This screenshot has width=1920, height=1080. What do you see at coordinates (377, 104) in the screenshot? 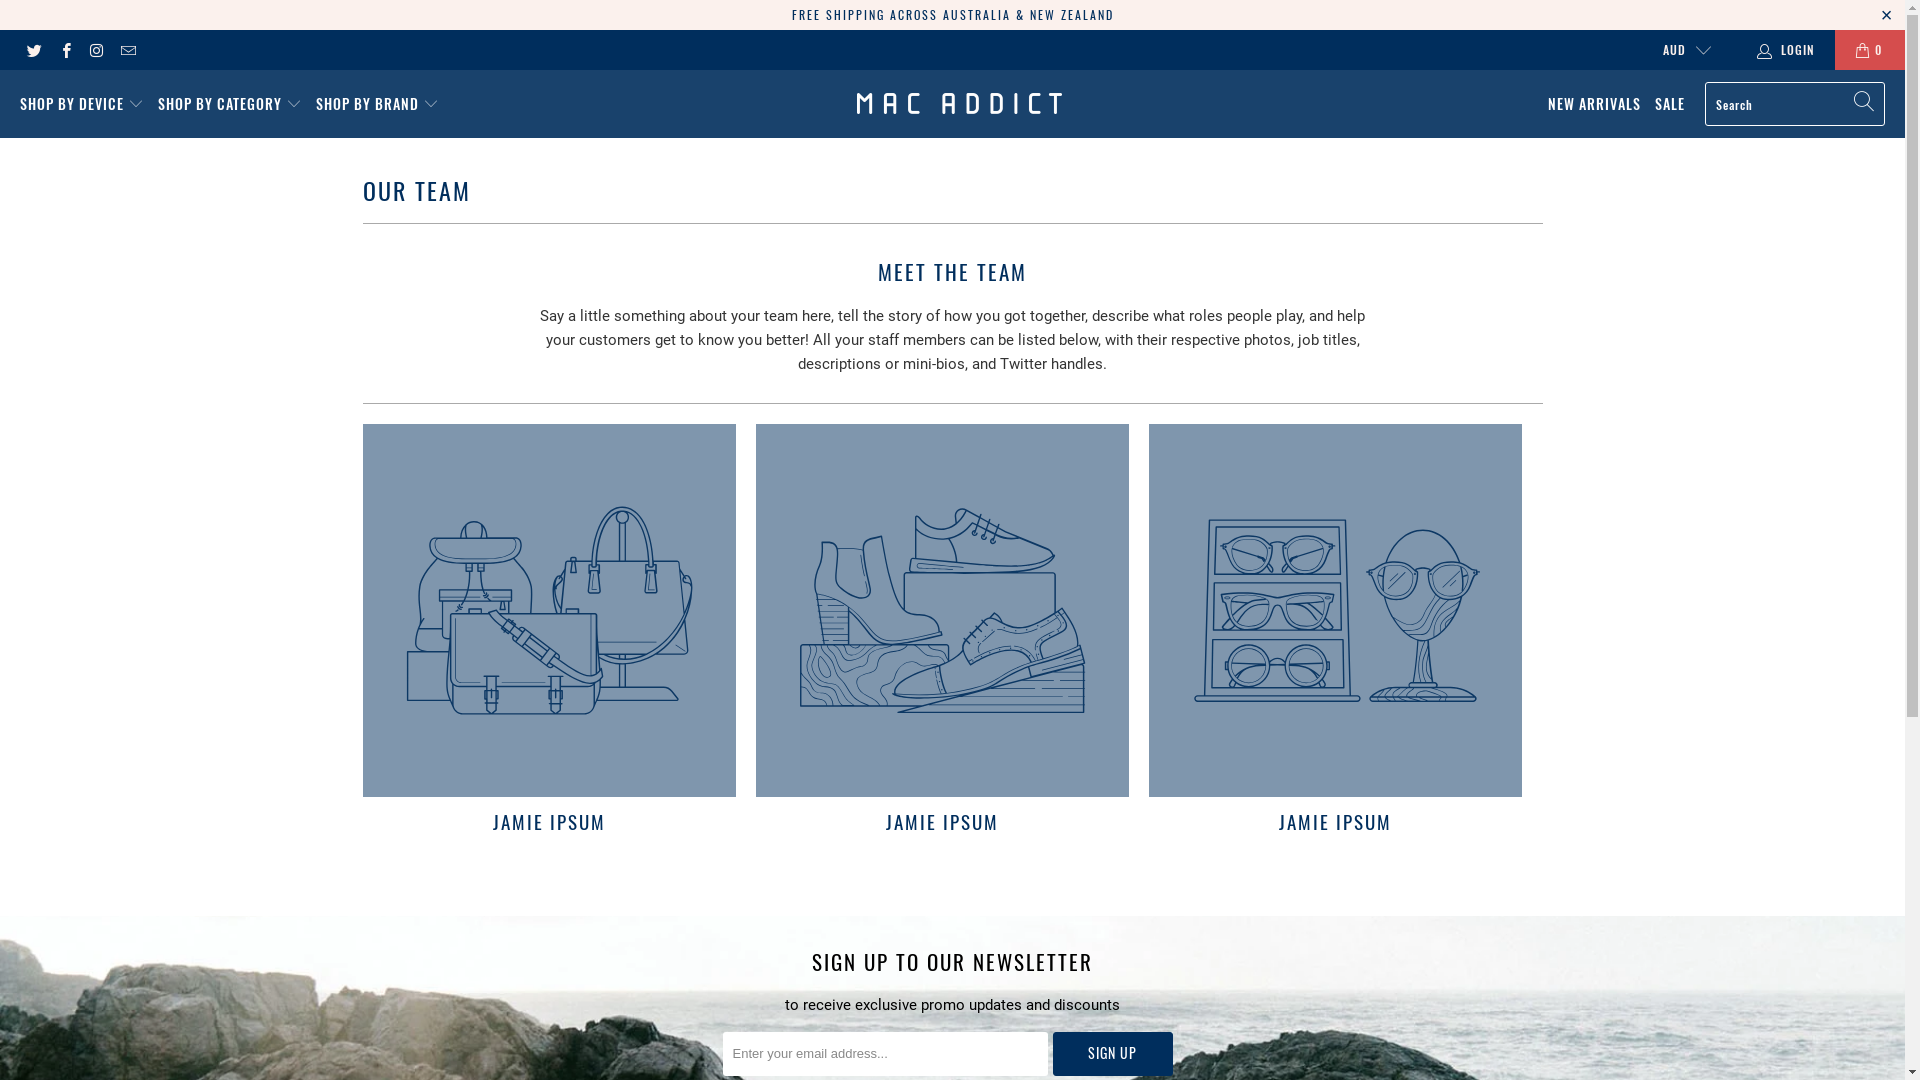
I see `'SHOP BY BRAND'` at bounding box center [377, 104].